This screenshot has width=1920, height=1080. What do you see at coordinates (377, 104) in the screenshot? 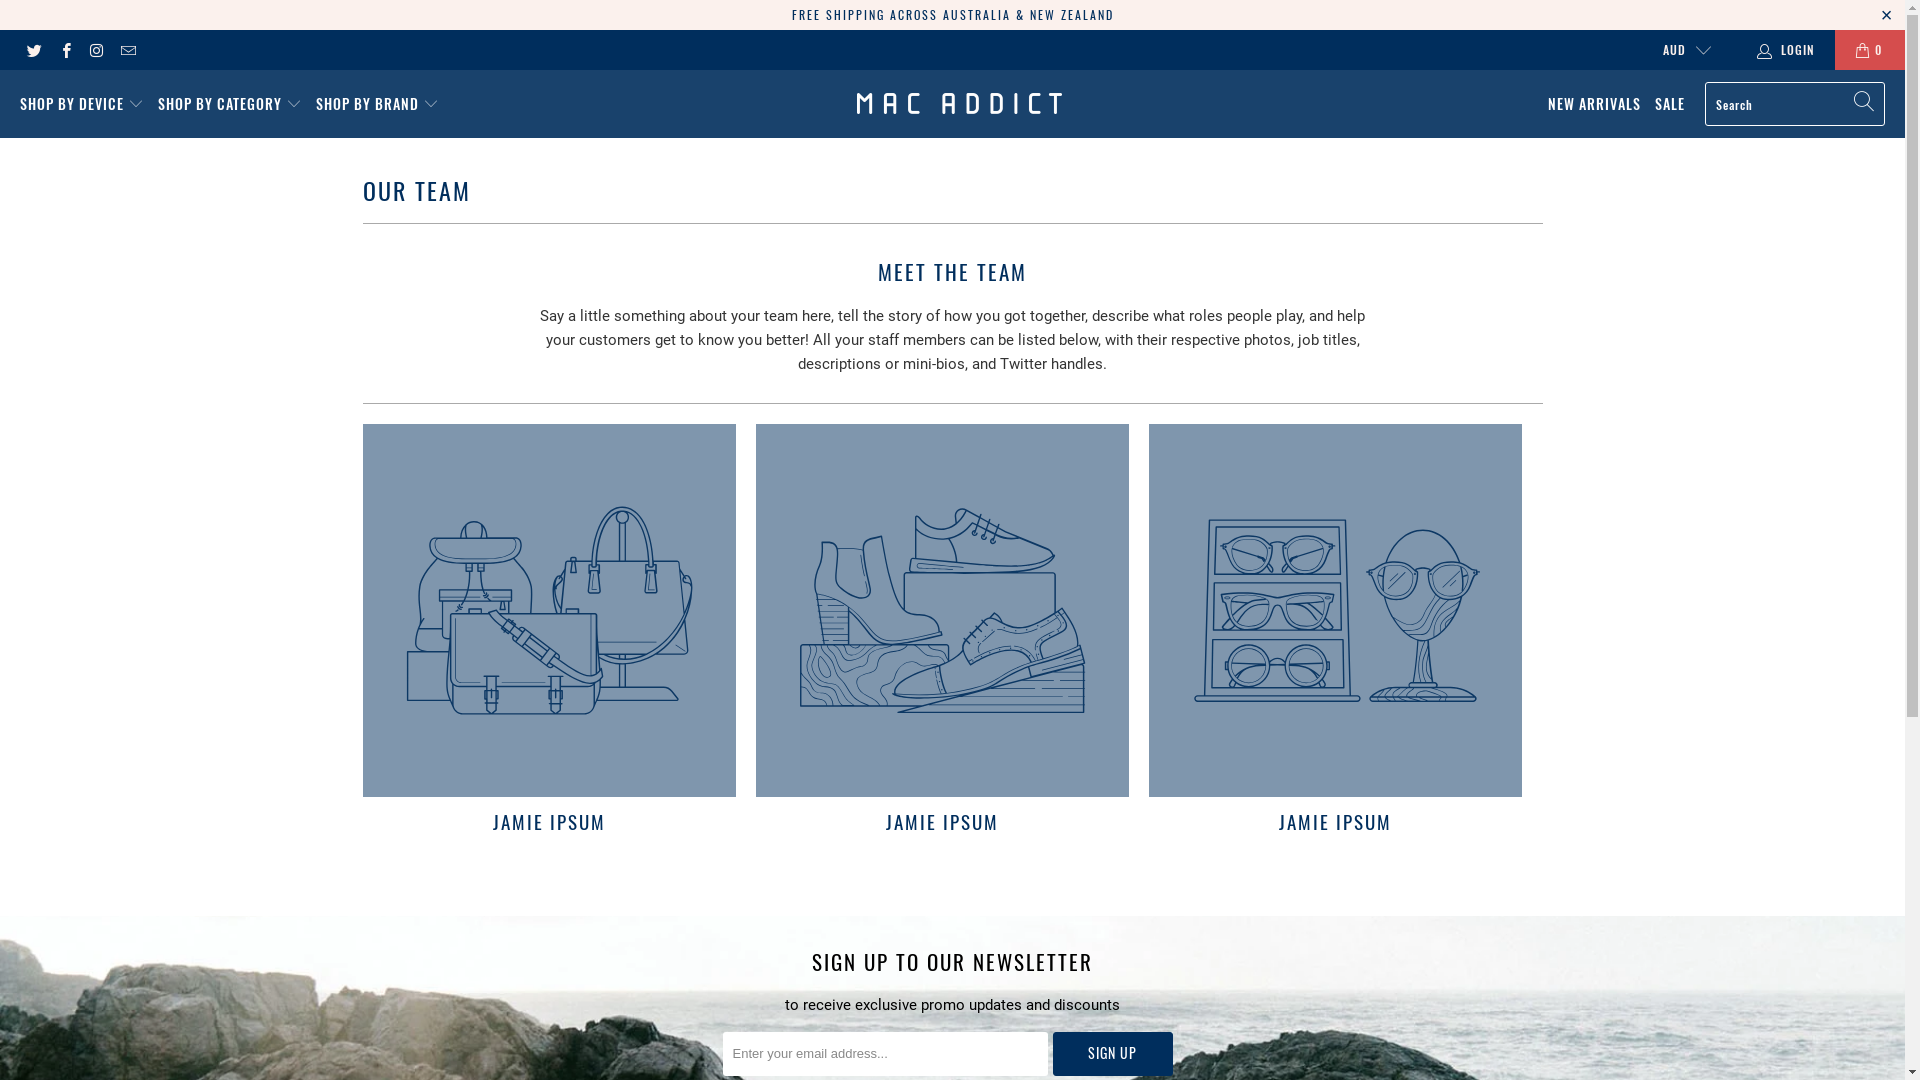
I see `'SHOP BY BRAND'` at bounding box center [377, 104].